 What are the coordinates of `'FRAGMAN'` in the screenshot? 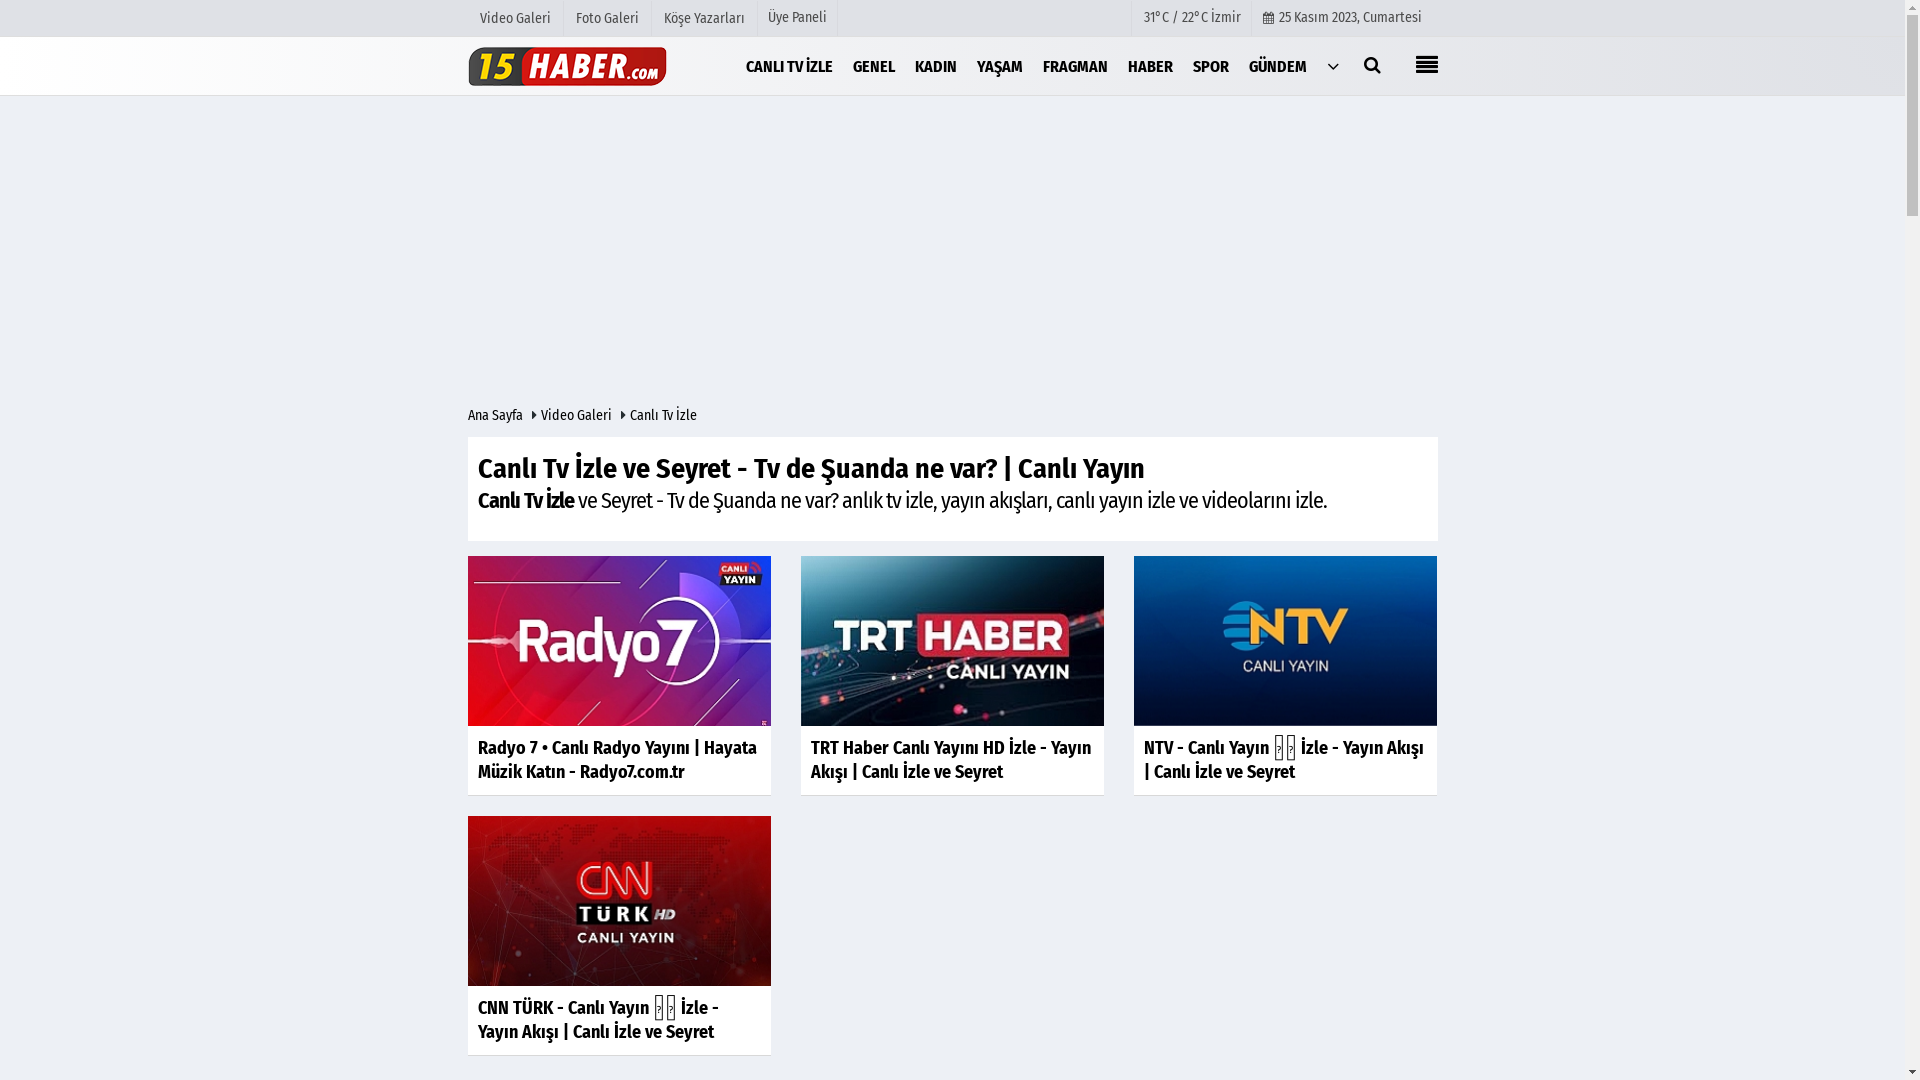 It's located at (1074, 64).